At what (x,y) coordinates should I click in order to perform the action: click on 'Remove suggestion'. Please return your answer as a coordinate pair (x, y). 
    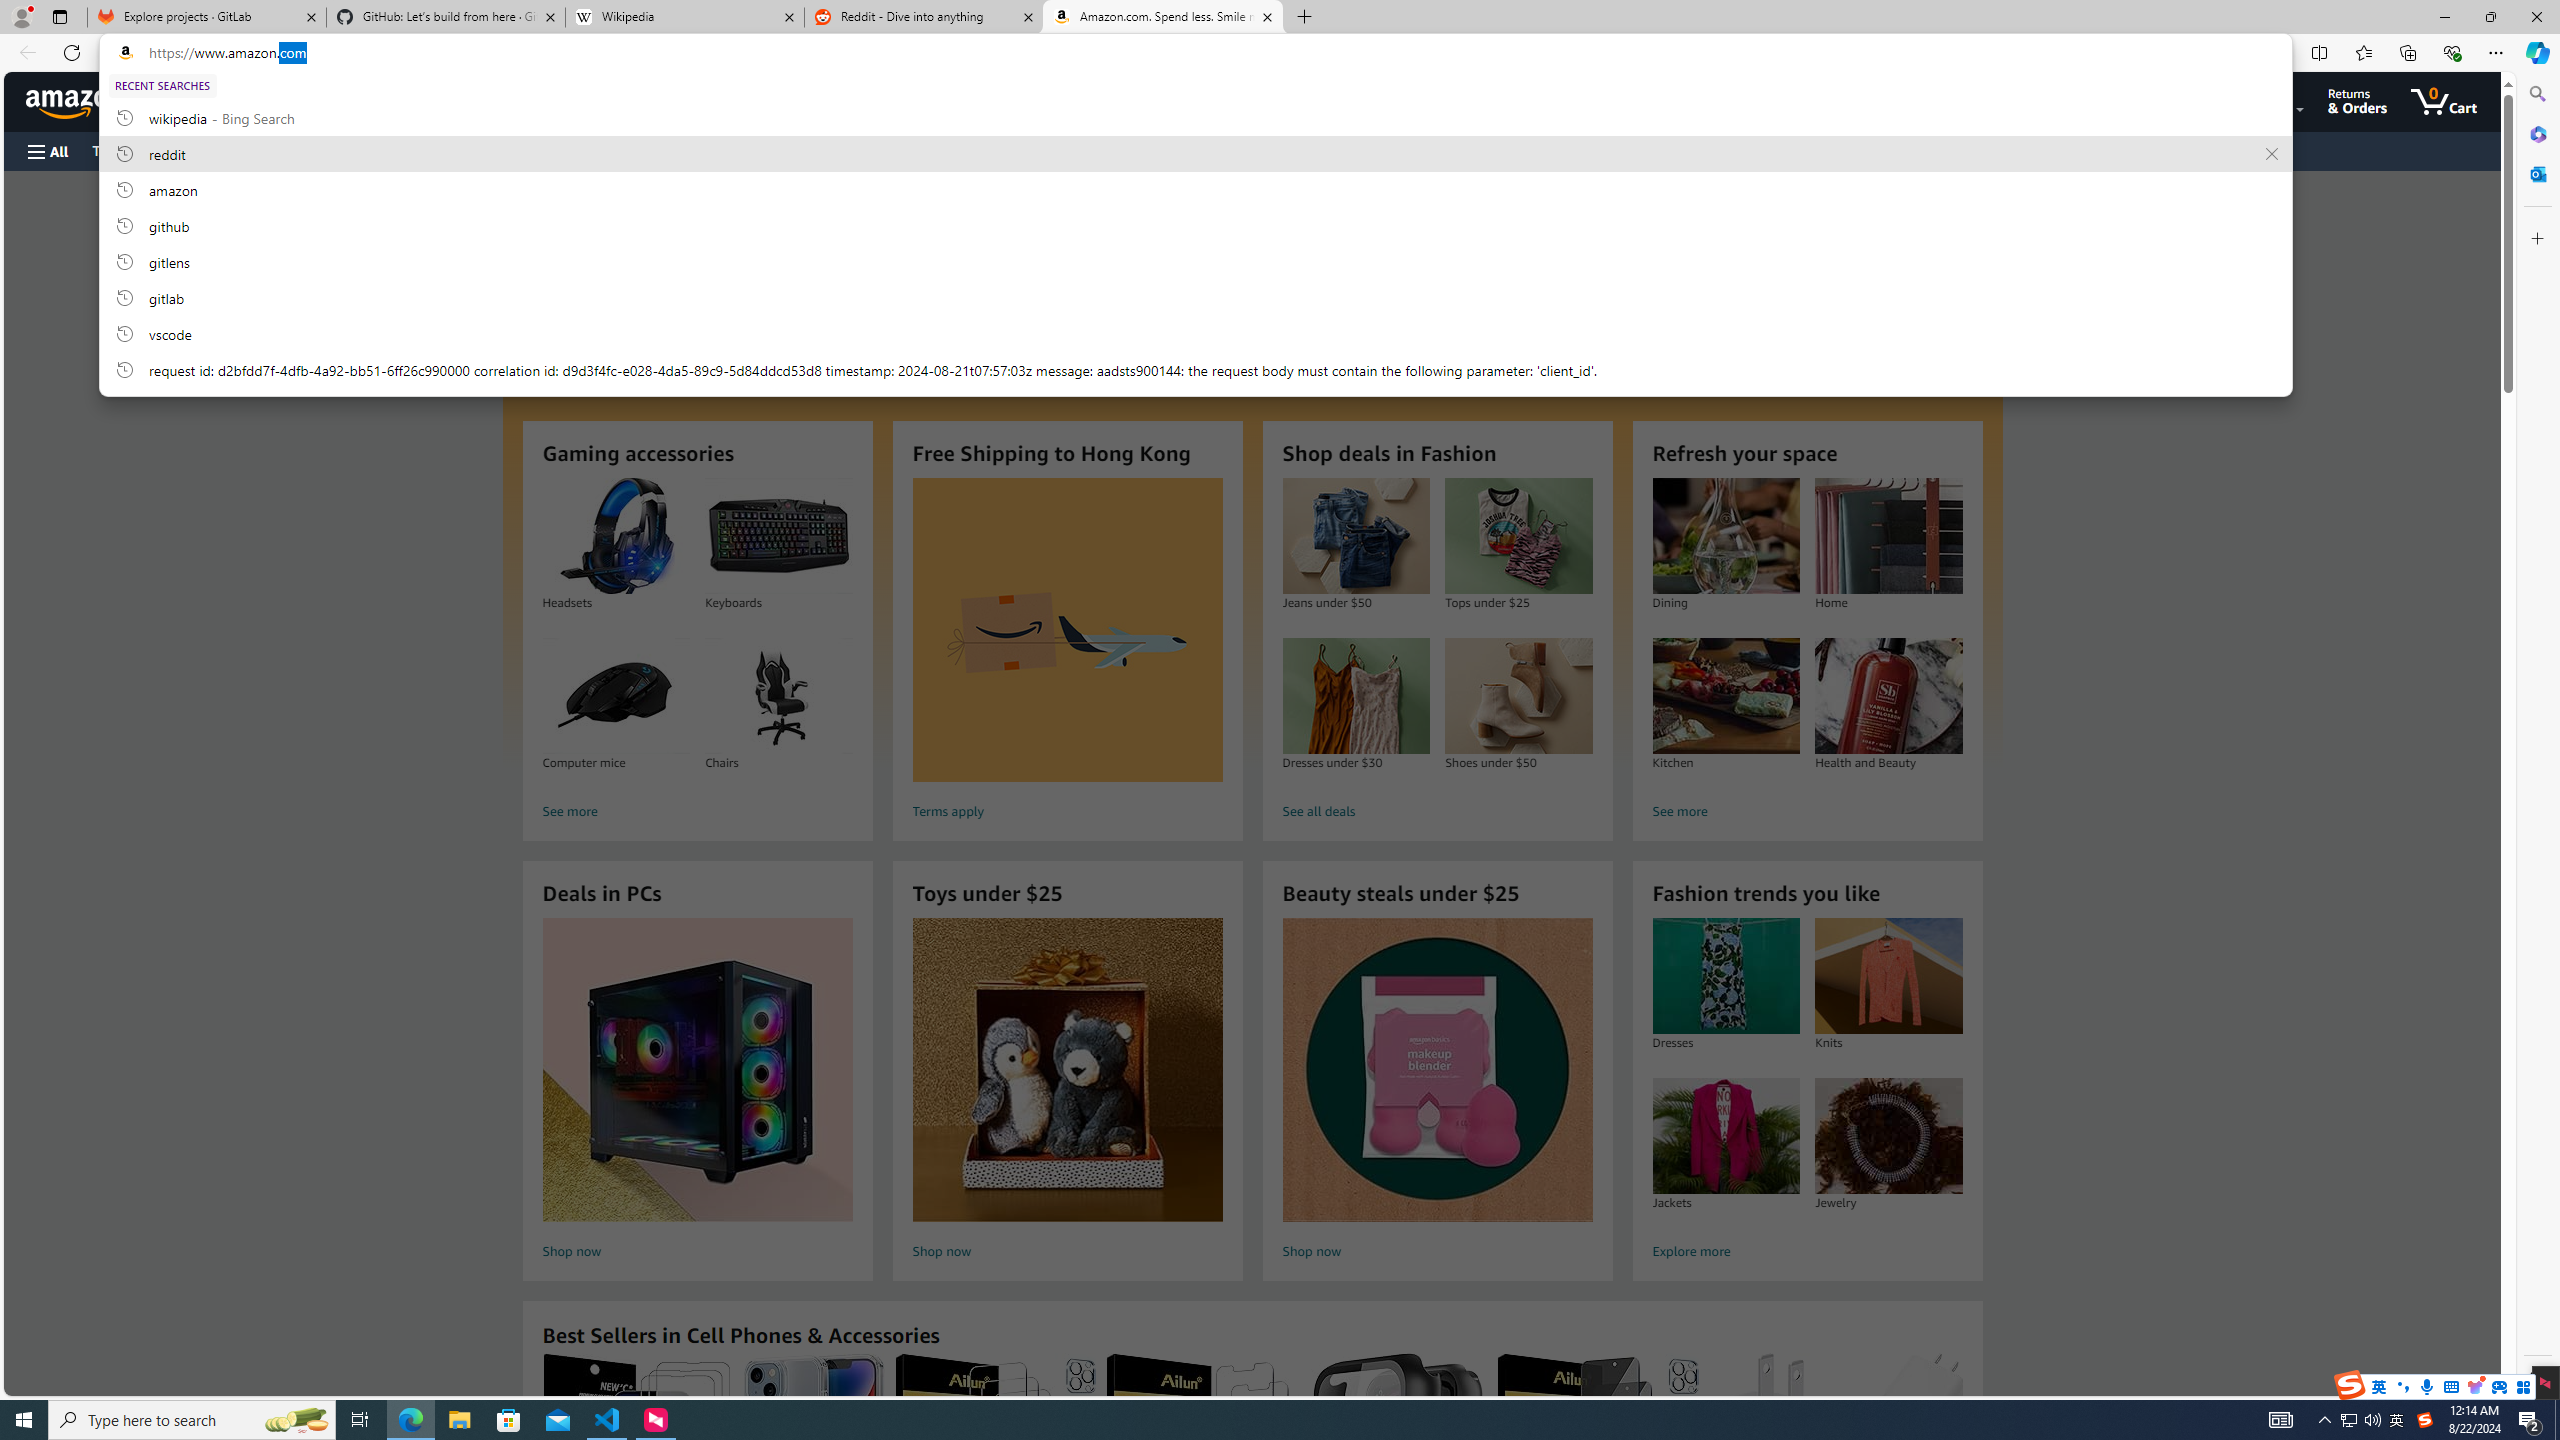
    Looking at the image, I should click on (2271, 153).